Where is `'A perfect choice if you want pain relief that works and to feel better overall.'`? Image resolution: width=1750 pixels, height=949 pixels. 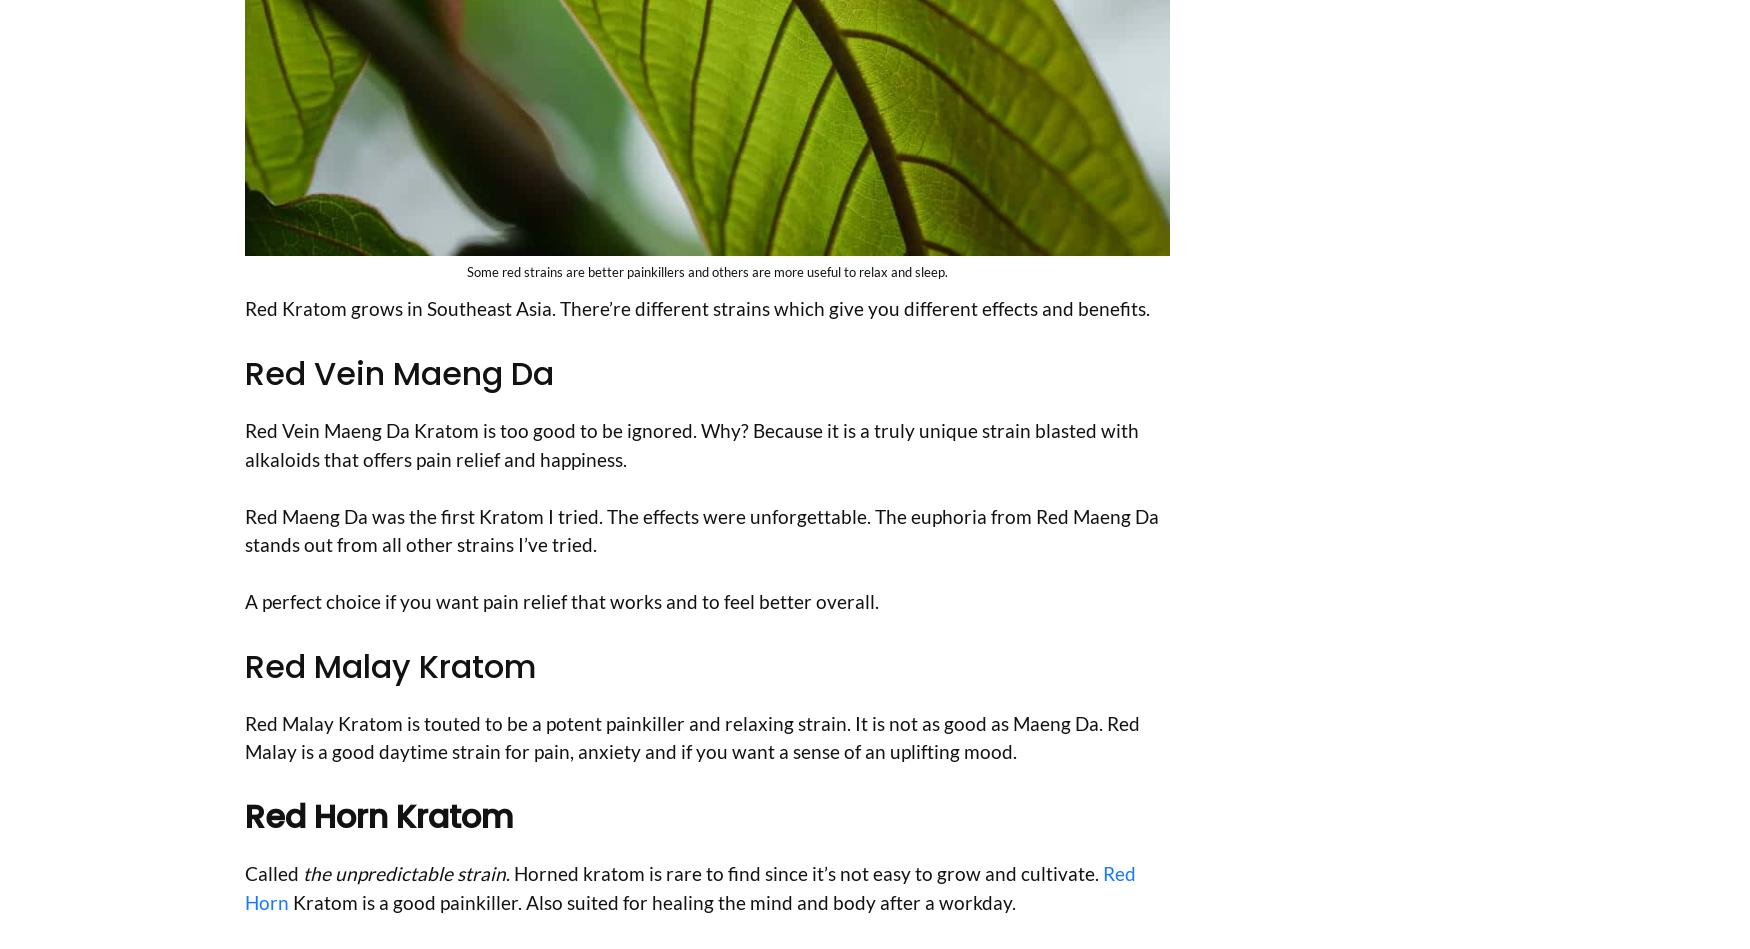 'A perfect choice if you want pain relief that works and to feel better overall.' is located at coordinates (560, 600).